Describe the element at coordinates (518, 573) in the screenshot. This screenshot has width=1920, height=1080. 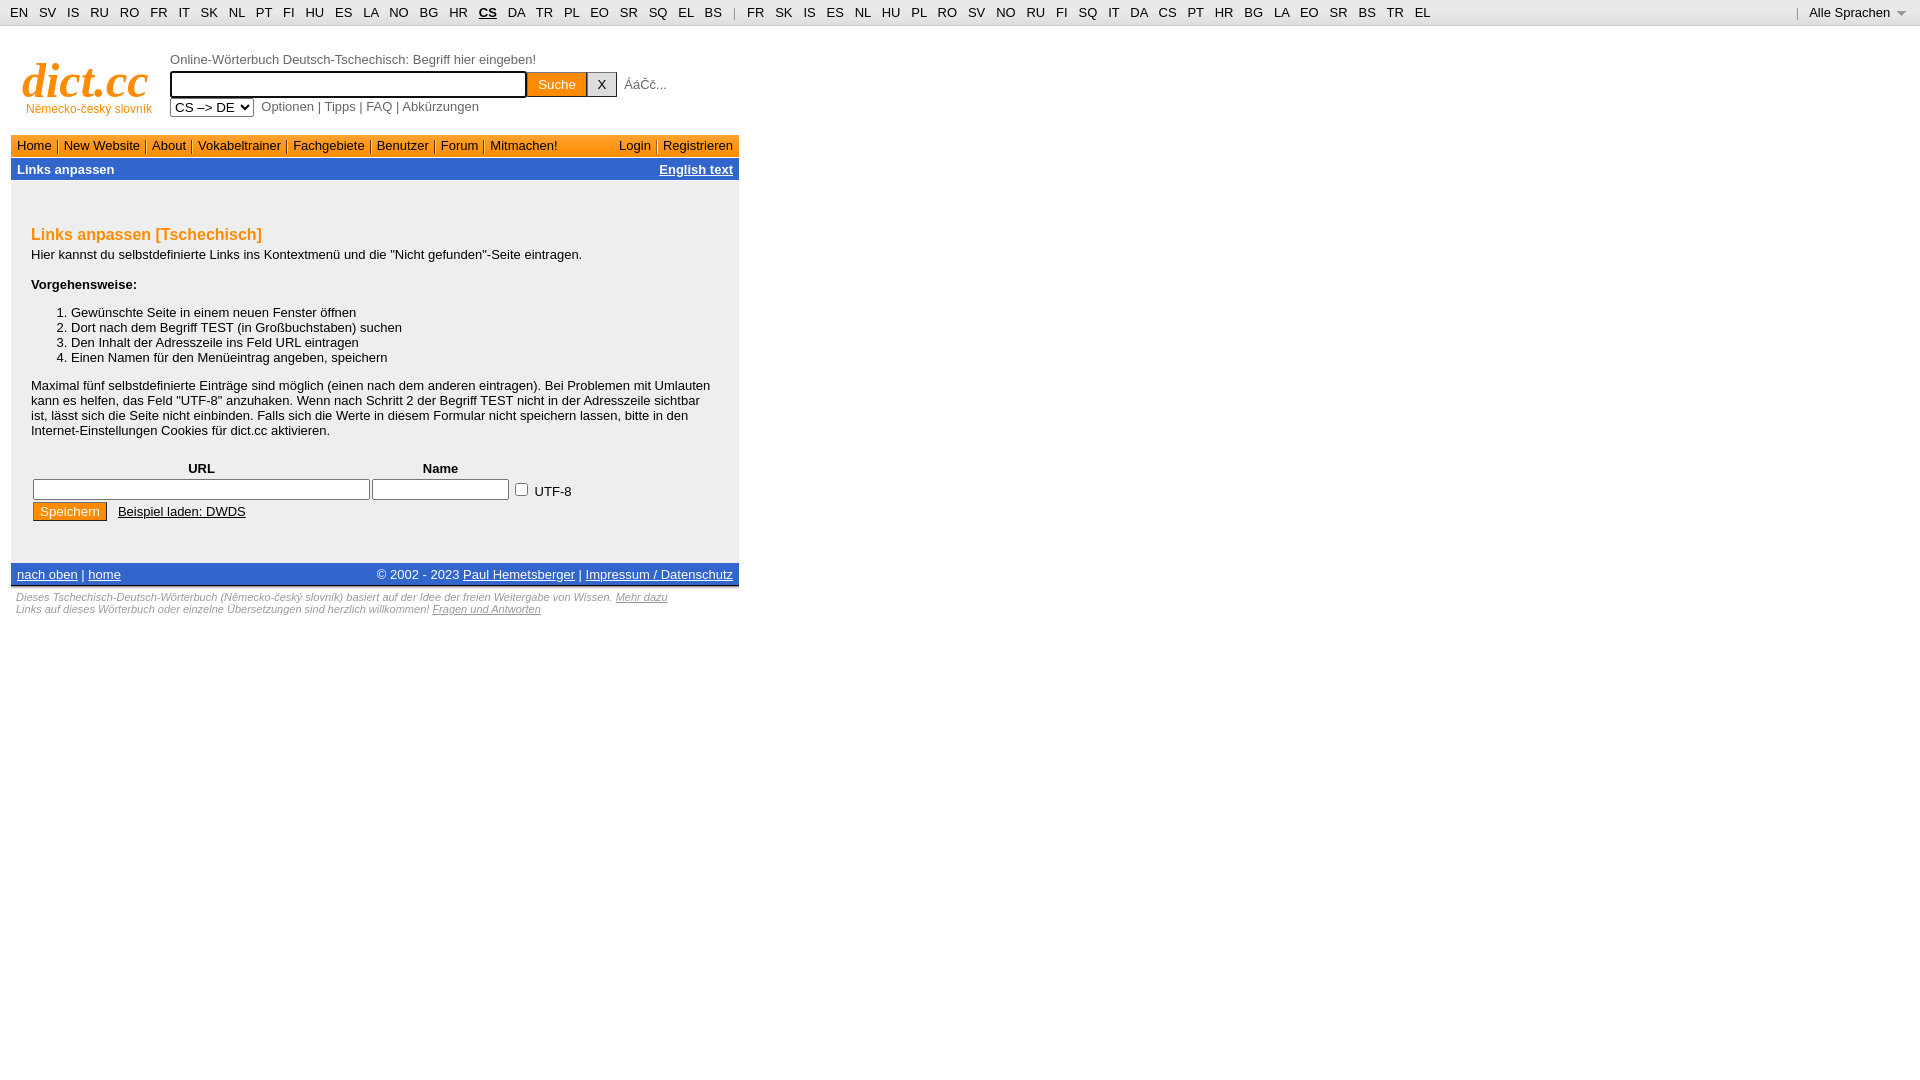
I see `'Paul Hemetsberger'` at that location.